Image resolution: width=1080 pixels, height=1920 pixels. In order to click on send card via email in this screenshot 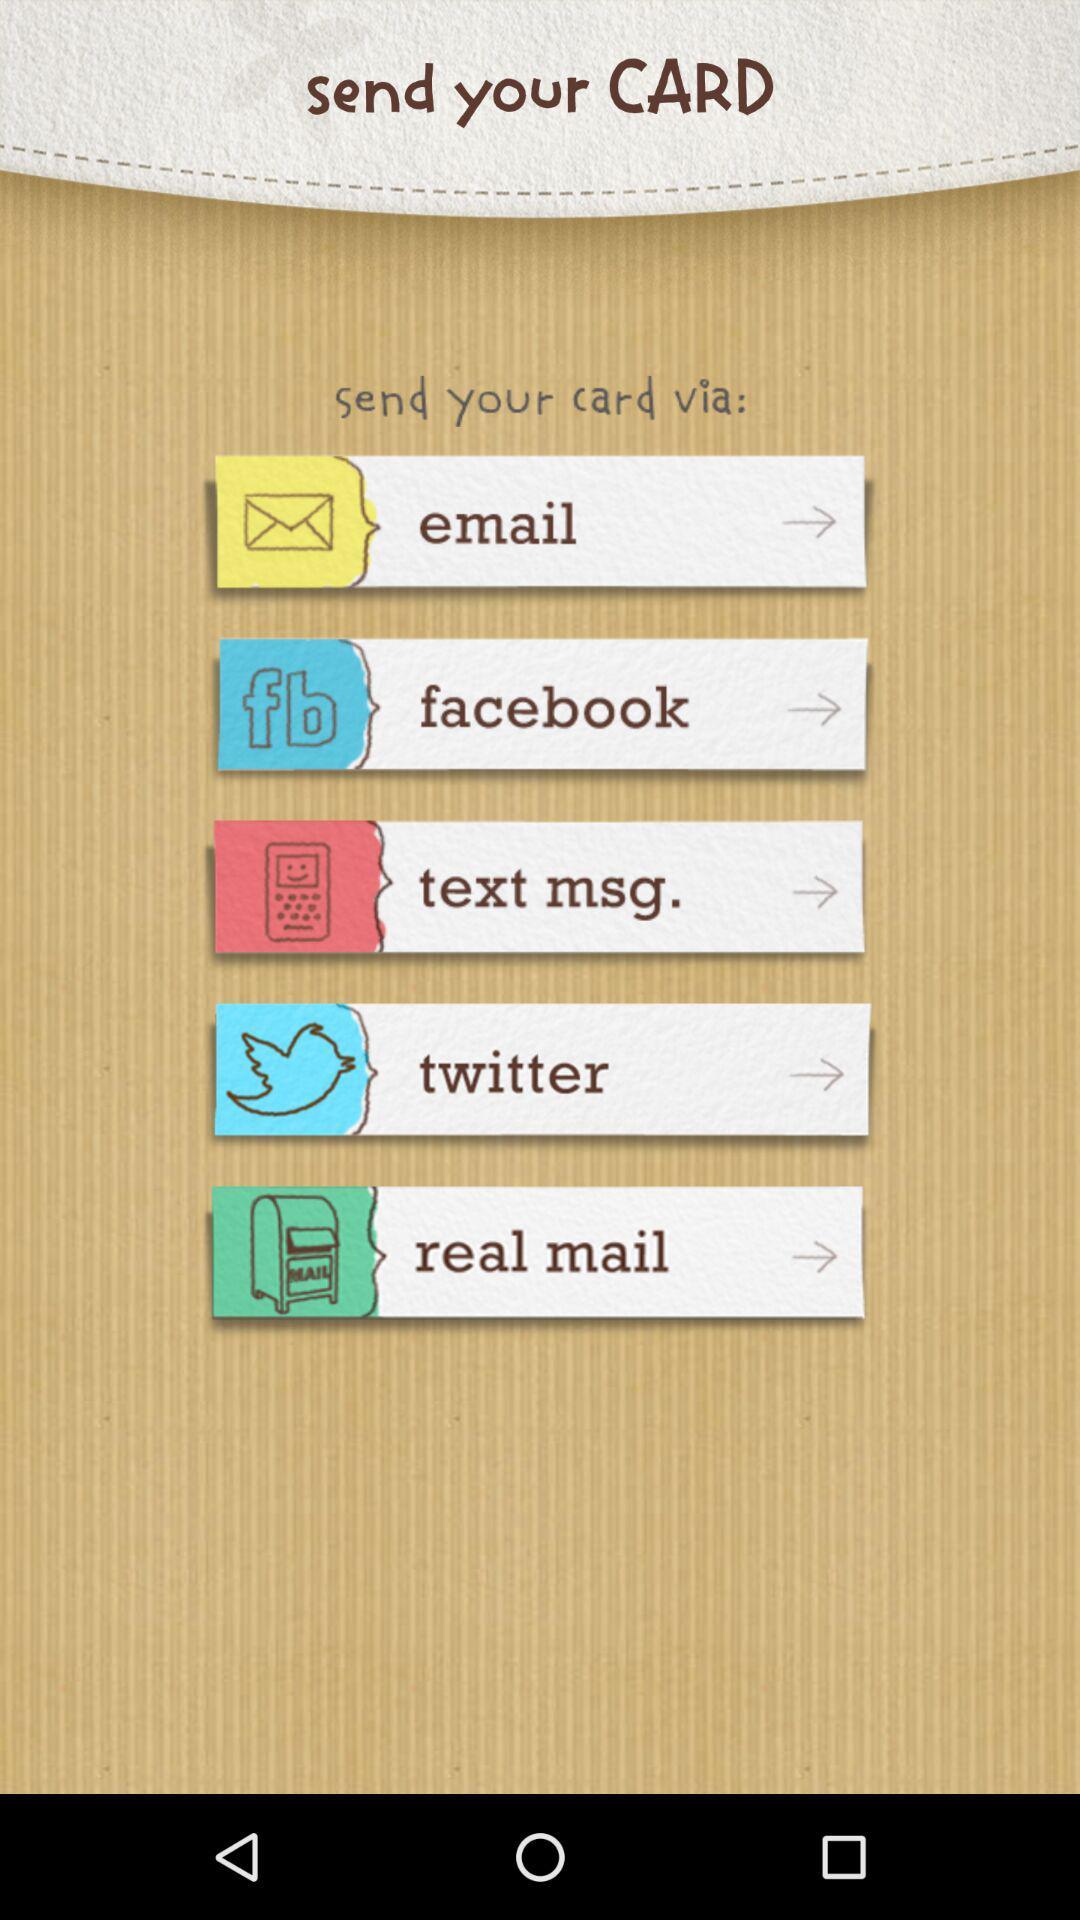, I will do `click(540, 532)`.